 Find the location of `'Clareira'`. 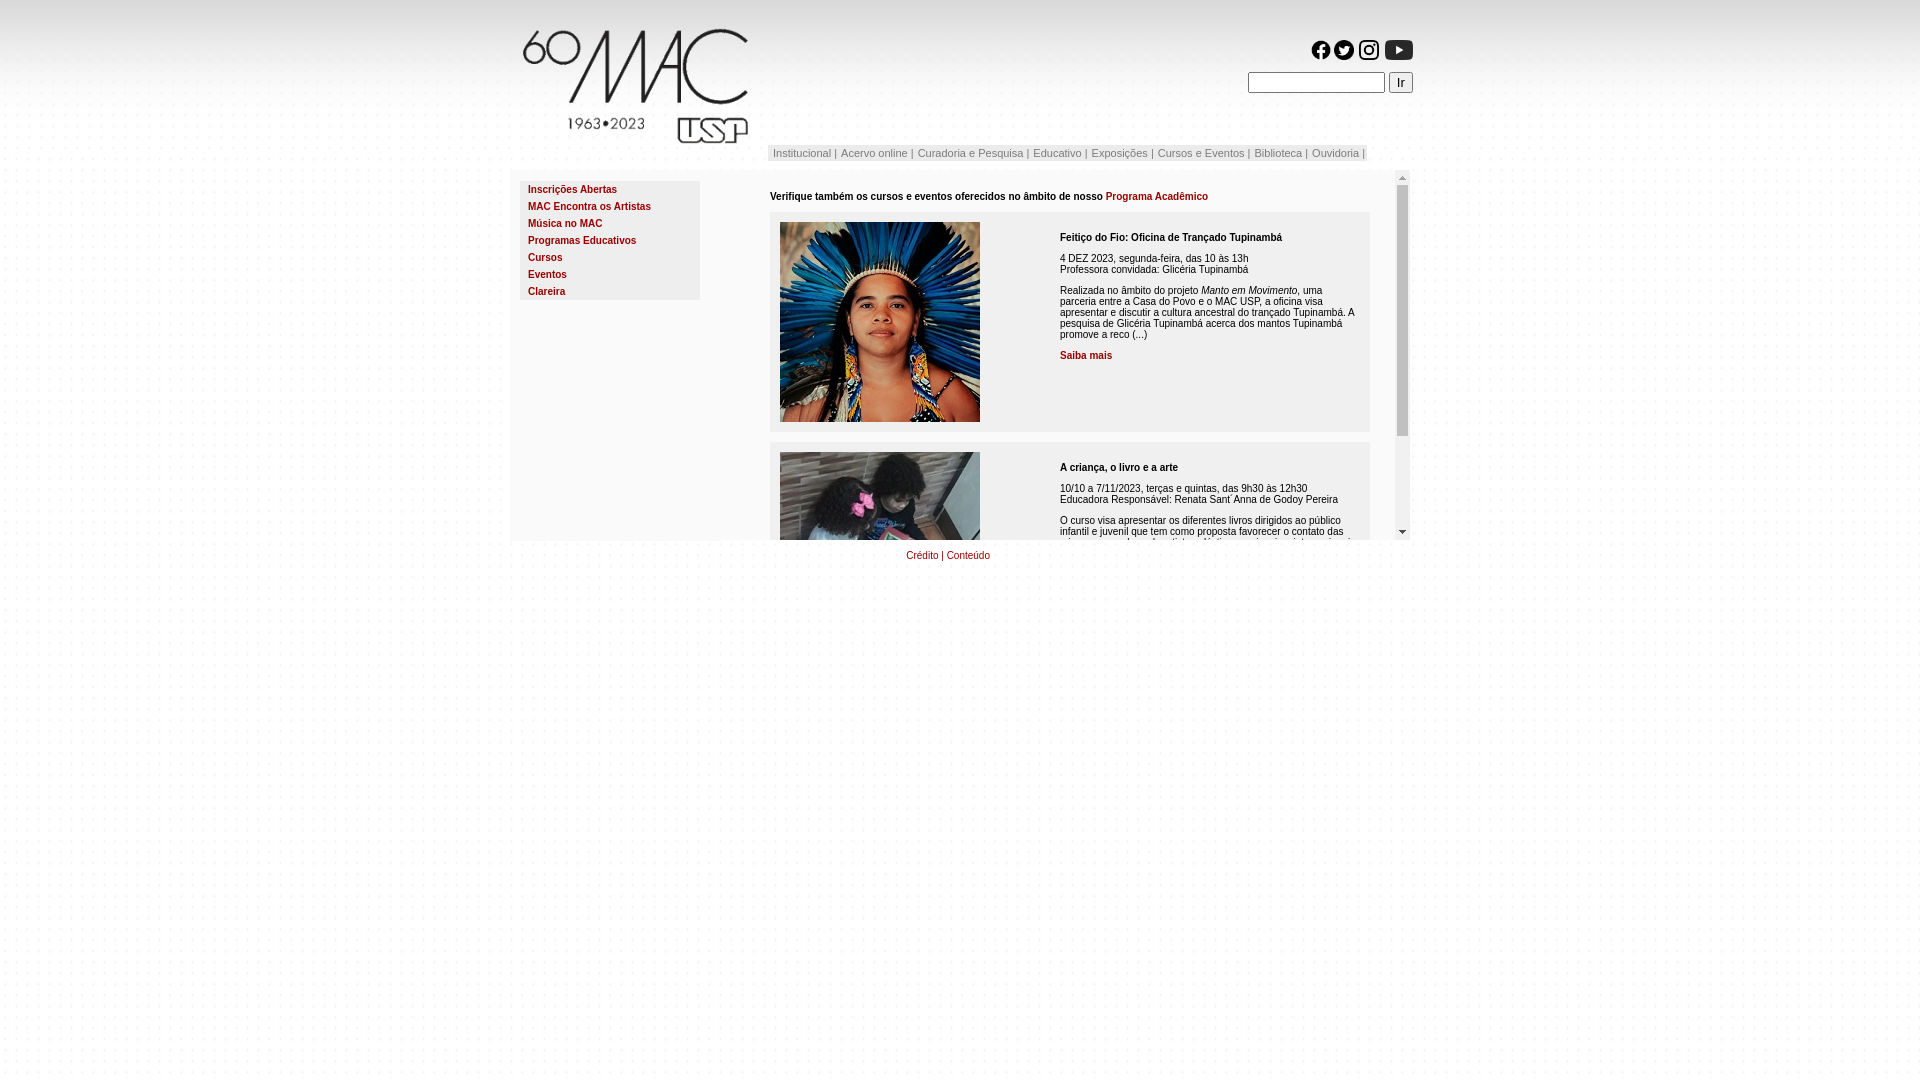

'Clareira' is located at coordinates (546, 291).